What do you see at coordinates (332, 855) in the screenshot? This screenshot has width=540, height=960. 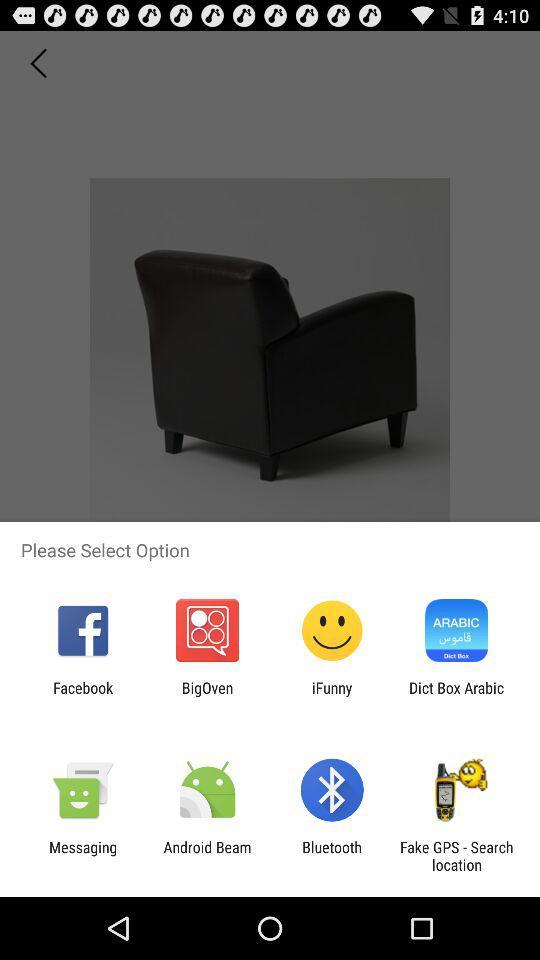 I see `the bluetooth icon` at bounding box center [332, 855].